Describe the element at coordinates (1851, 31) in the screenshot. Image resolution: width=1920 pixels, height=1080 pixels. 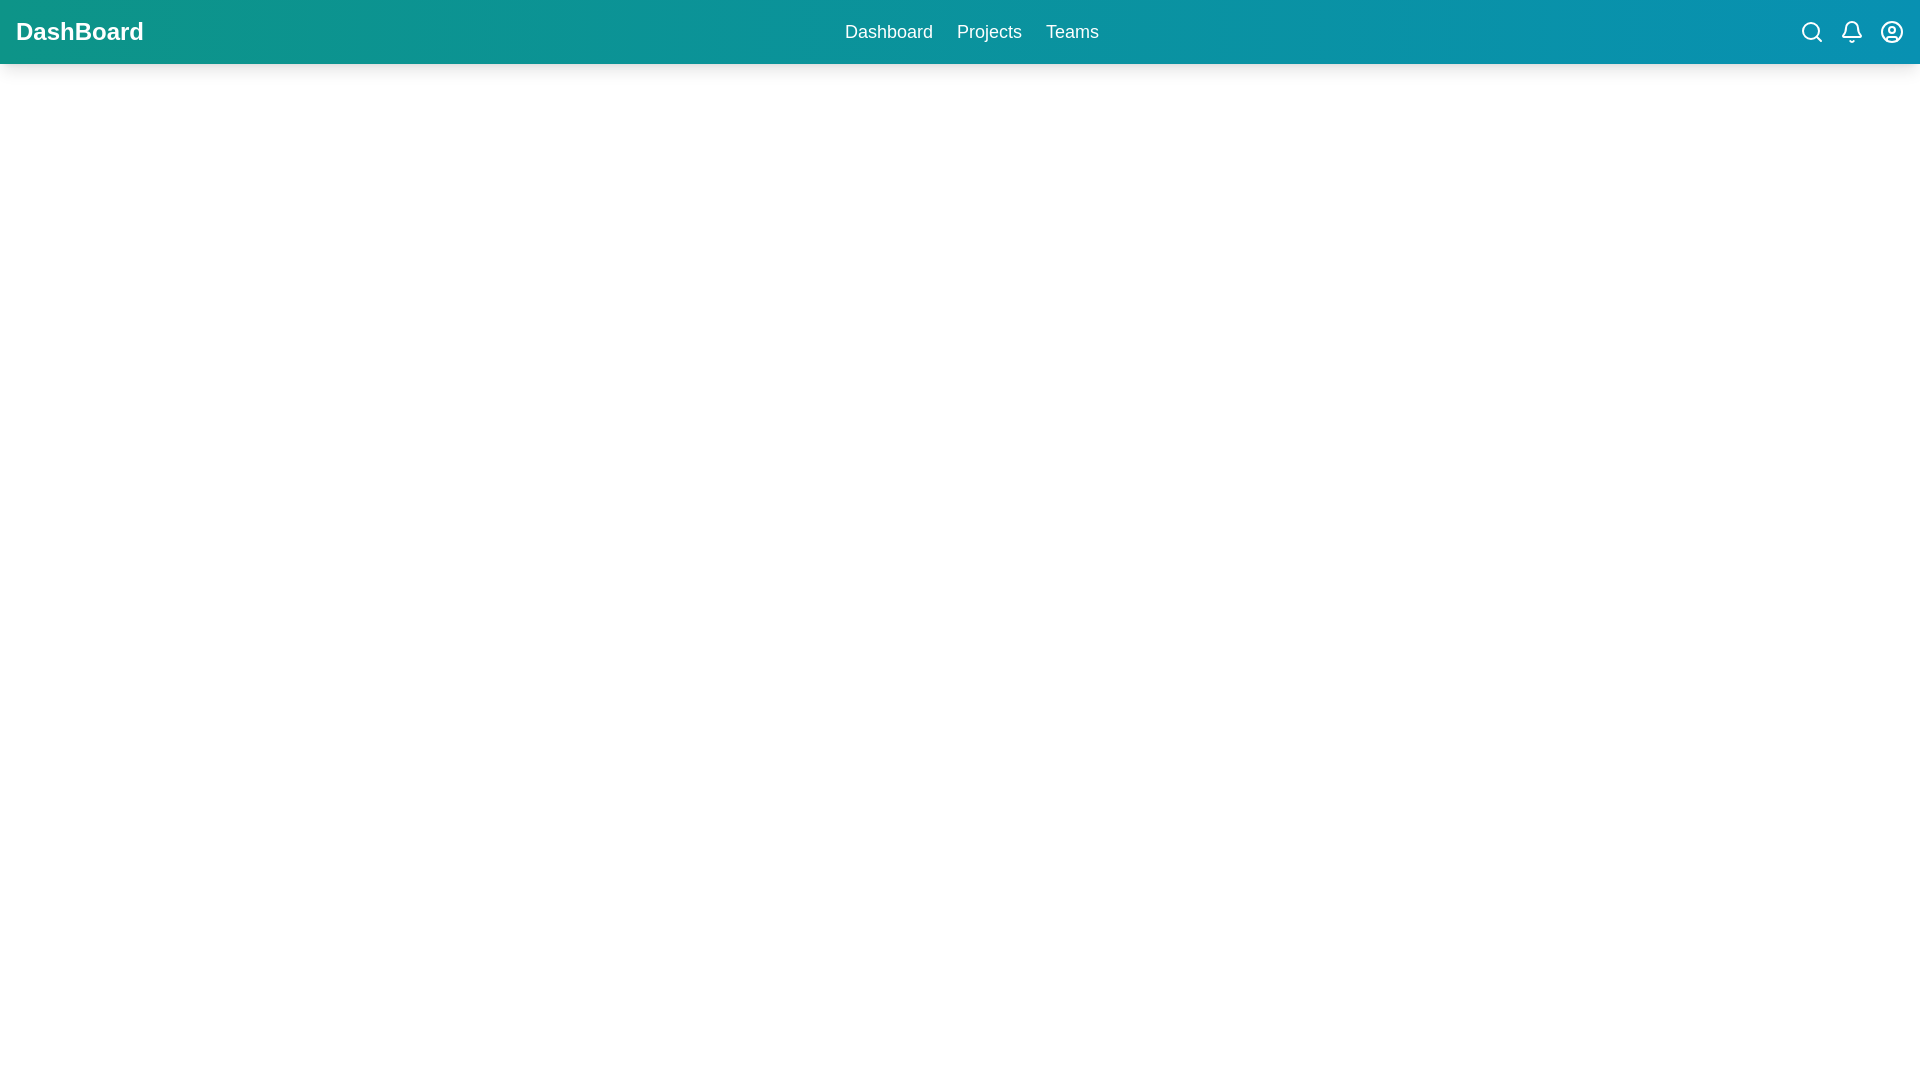
I see `the bell-shaped icon located at the top-right corner of the interface to change its color from white to gray` at that location.